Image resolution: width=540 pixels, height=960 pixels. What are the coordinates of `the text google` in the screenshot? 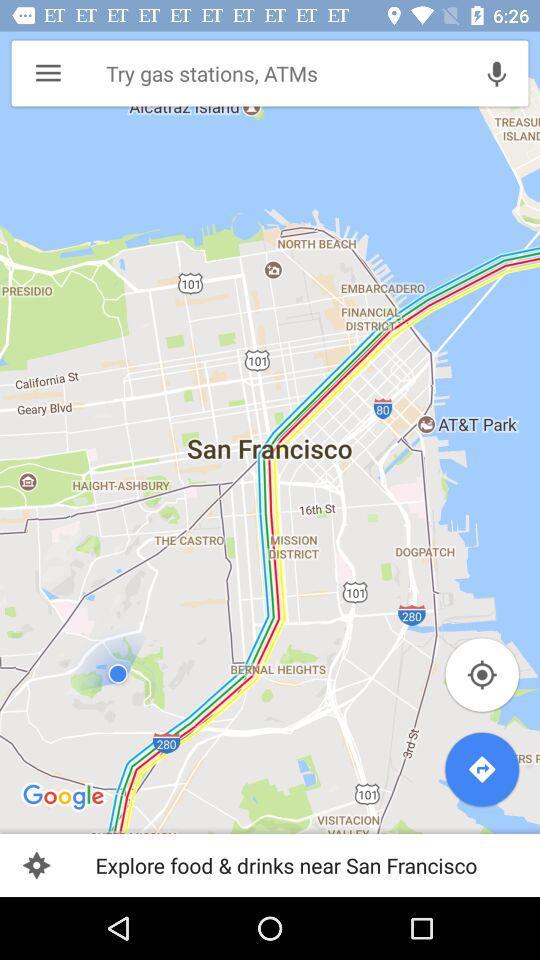 It's located at (64, 798).